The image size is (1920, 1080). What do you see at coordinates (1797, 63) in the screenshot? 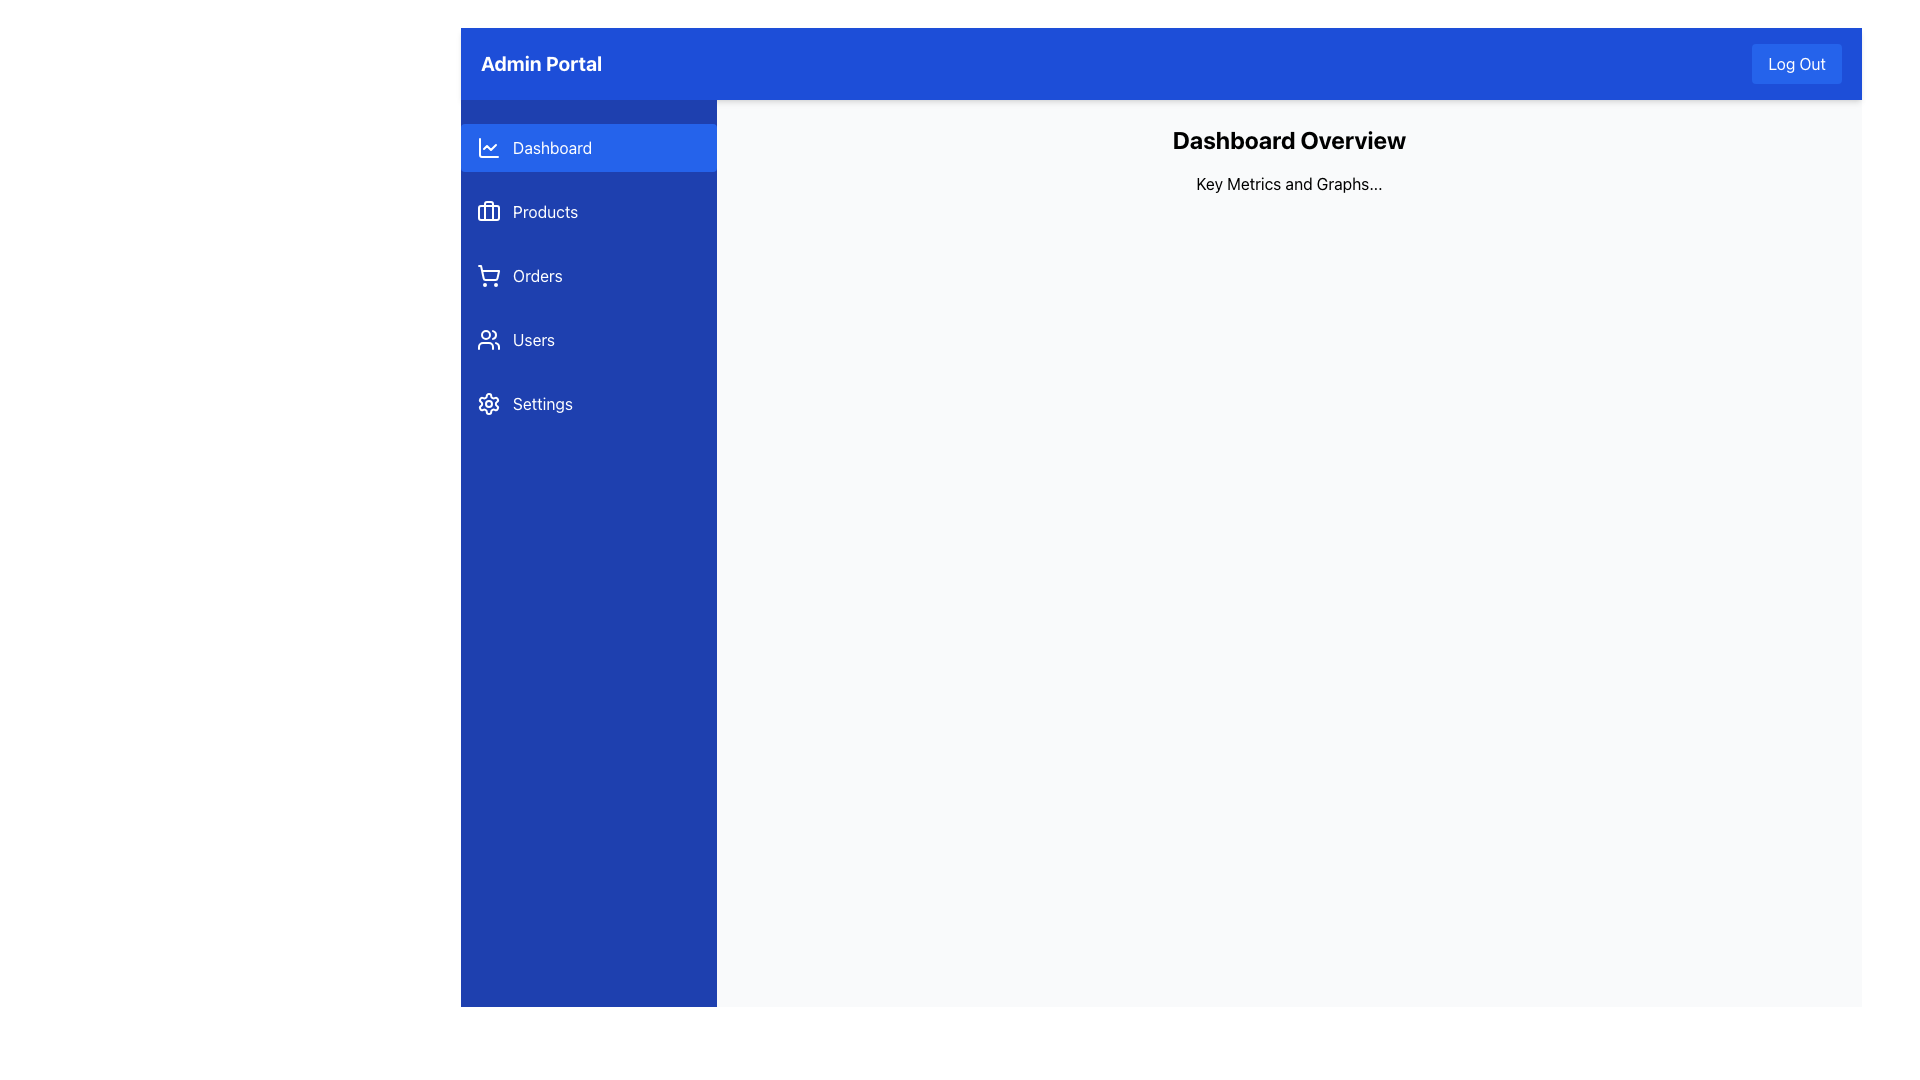
I see `the 'Log Out' button, which is a rectangular blue button with white text located in the top-right corner of the blue header bar` at bounding box center [1797, 63].